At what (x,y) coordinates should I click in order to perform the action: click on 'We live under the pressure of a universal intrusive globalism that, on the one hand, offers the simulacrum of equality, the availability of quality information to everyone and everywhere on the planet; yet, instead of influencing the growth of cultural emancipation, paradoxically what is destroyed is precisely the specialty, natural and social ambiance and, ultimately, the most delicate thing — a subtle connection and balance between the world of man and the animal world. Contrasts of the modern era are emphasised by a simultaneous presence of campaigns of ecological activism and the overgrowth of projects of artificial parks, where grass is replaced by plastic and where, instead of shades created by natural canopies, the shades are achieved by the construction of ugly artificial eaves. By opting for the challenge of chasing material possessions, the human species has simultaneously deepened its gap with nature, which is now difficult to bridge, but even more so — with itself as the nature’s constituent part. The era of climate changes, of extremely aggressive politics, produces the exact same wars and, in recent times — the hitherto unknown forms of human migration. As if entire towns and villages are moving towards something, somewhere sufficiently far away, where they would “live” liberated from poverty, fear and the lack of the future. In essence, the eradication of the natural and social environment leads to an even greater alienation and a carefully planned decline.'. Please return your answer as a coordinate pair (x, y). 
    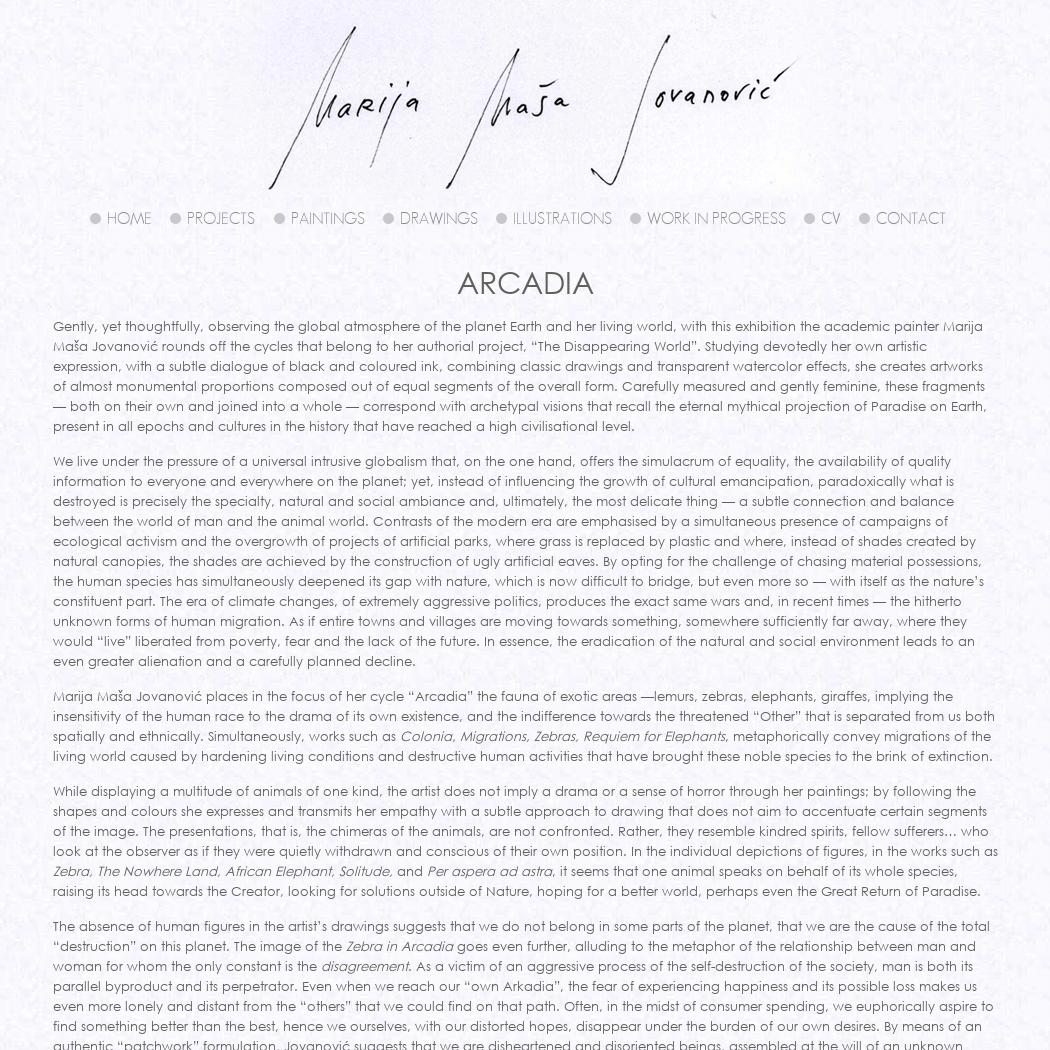
    Looking at the image, I should click on (516, 561).